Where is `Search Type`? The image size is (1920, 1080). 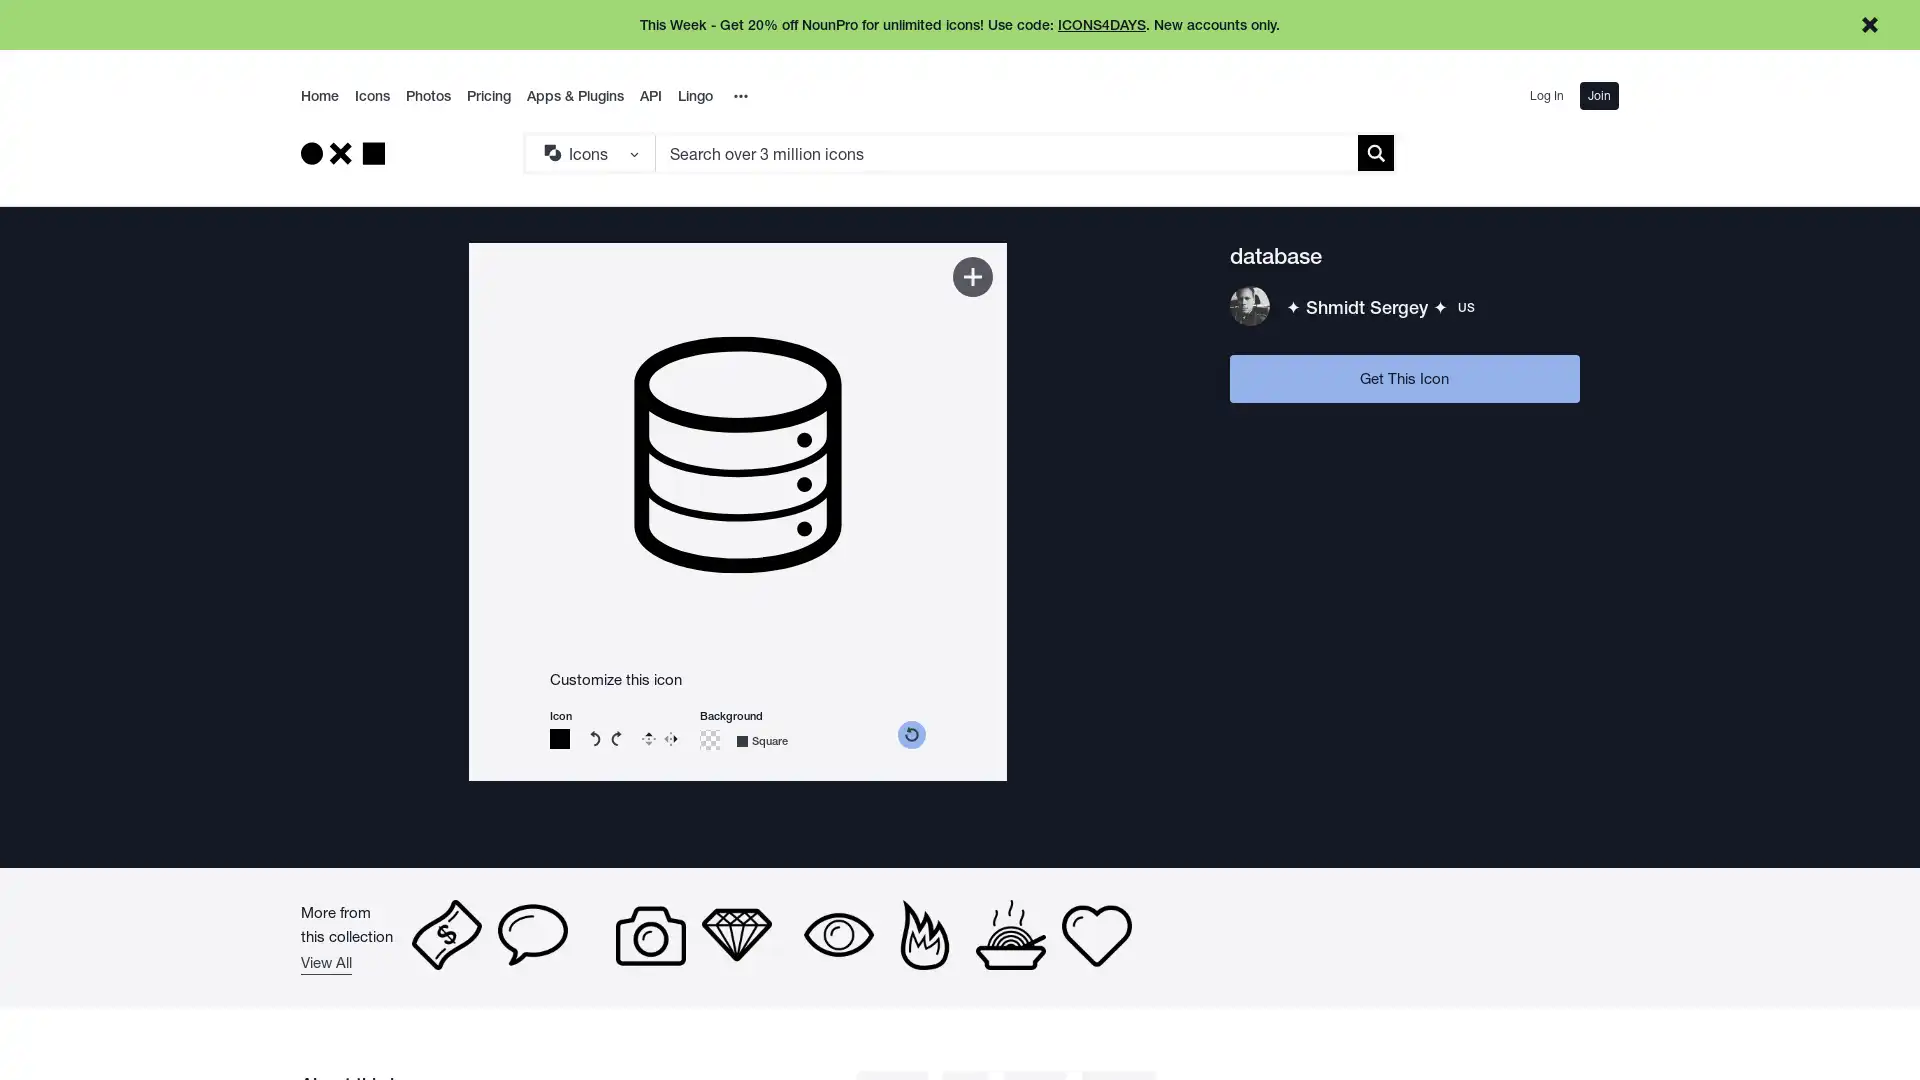
Search Type is located at coordinates (589, 152).